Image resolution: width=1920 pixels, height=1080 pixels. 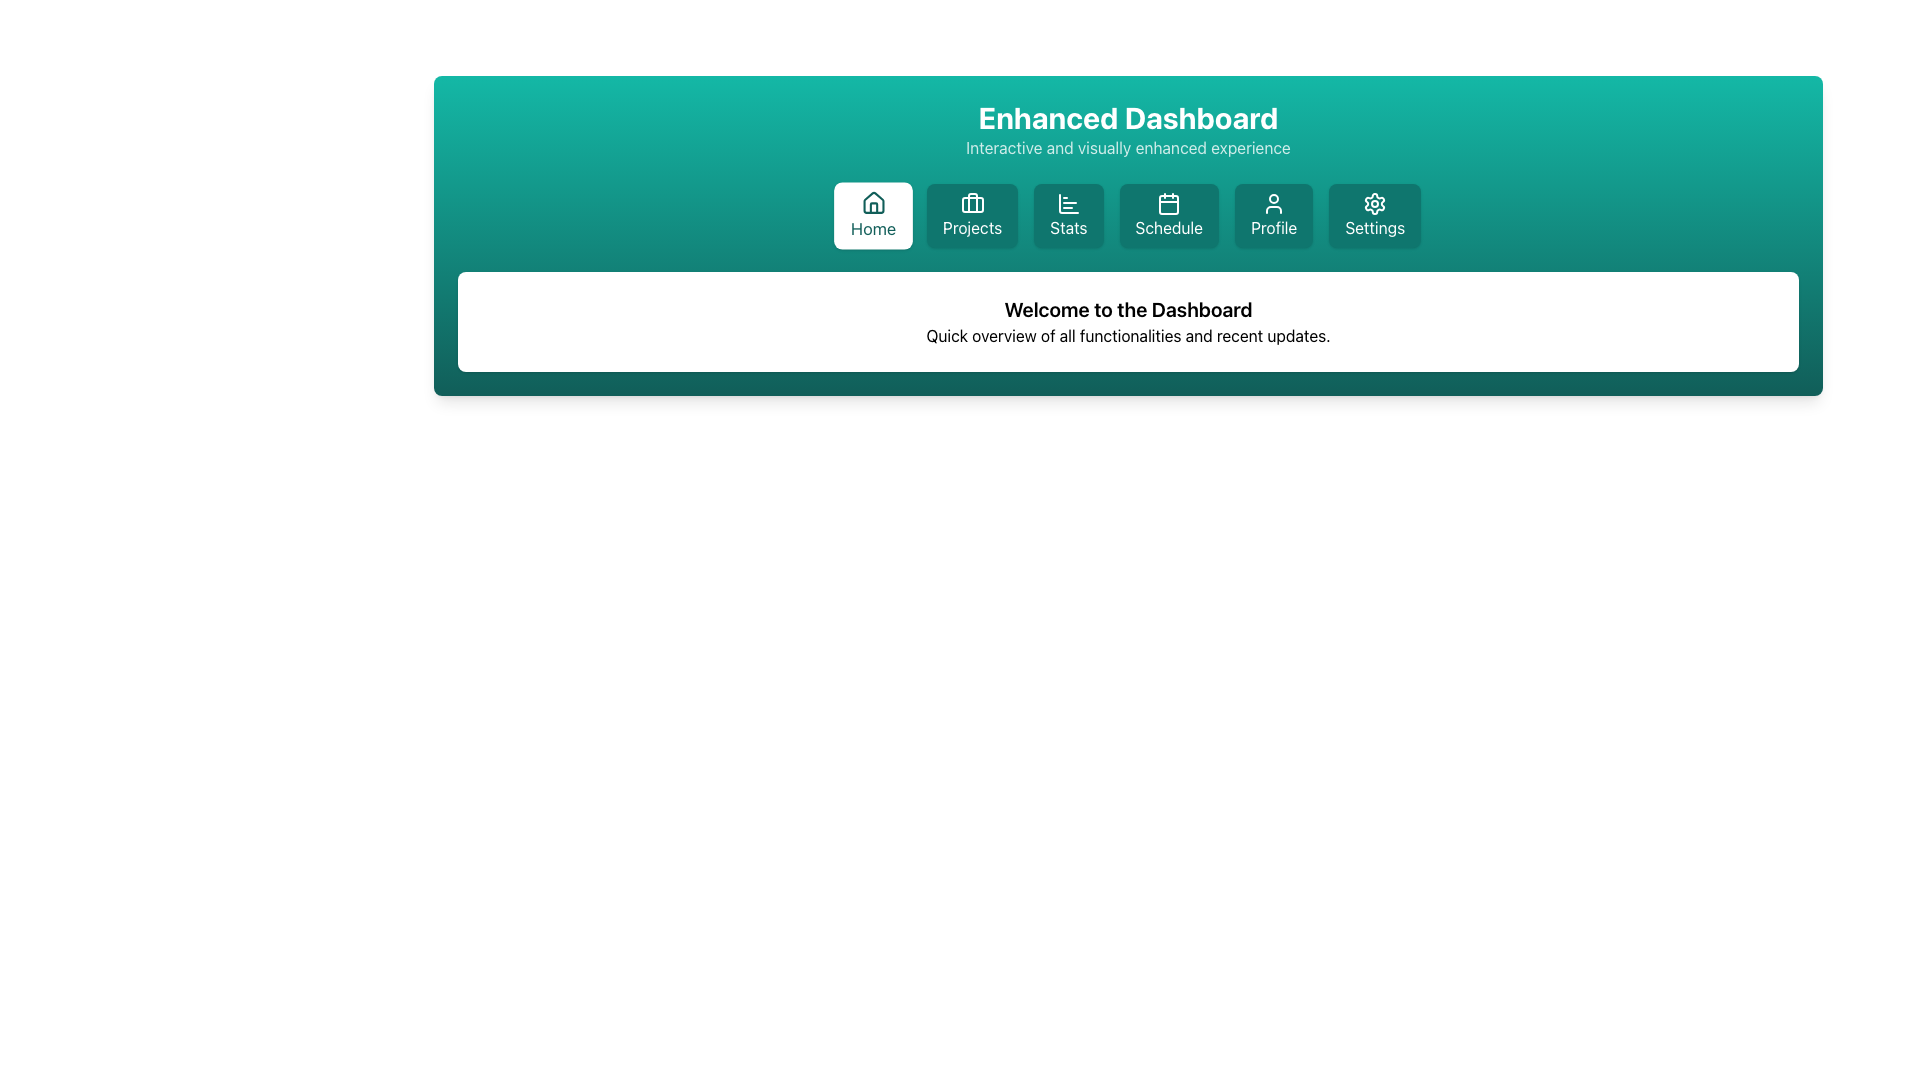 What do you see at coordinates (1273, 216) in the screenshot?
I see `the navigation button located in the navigation bar, fifth from the left` at bounding box center [1273, 216].